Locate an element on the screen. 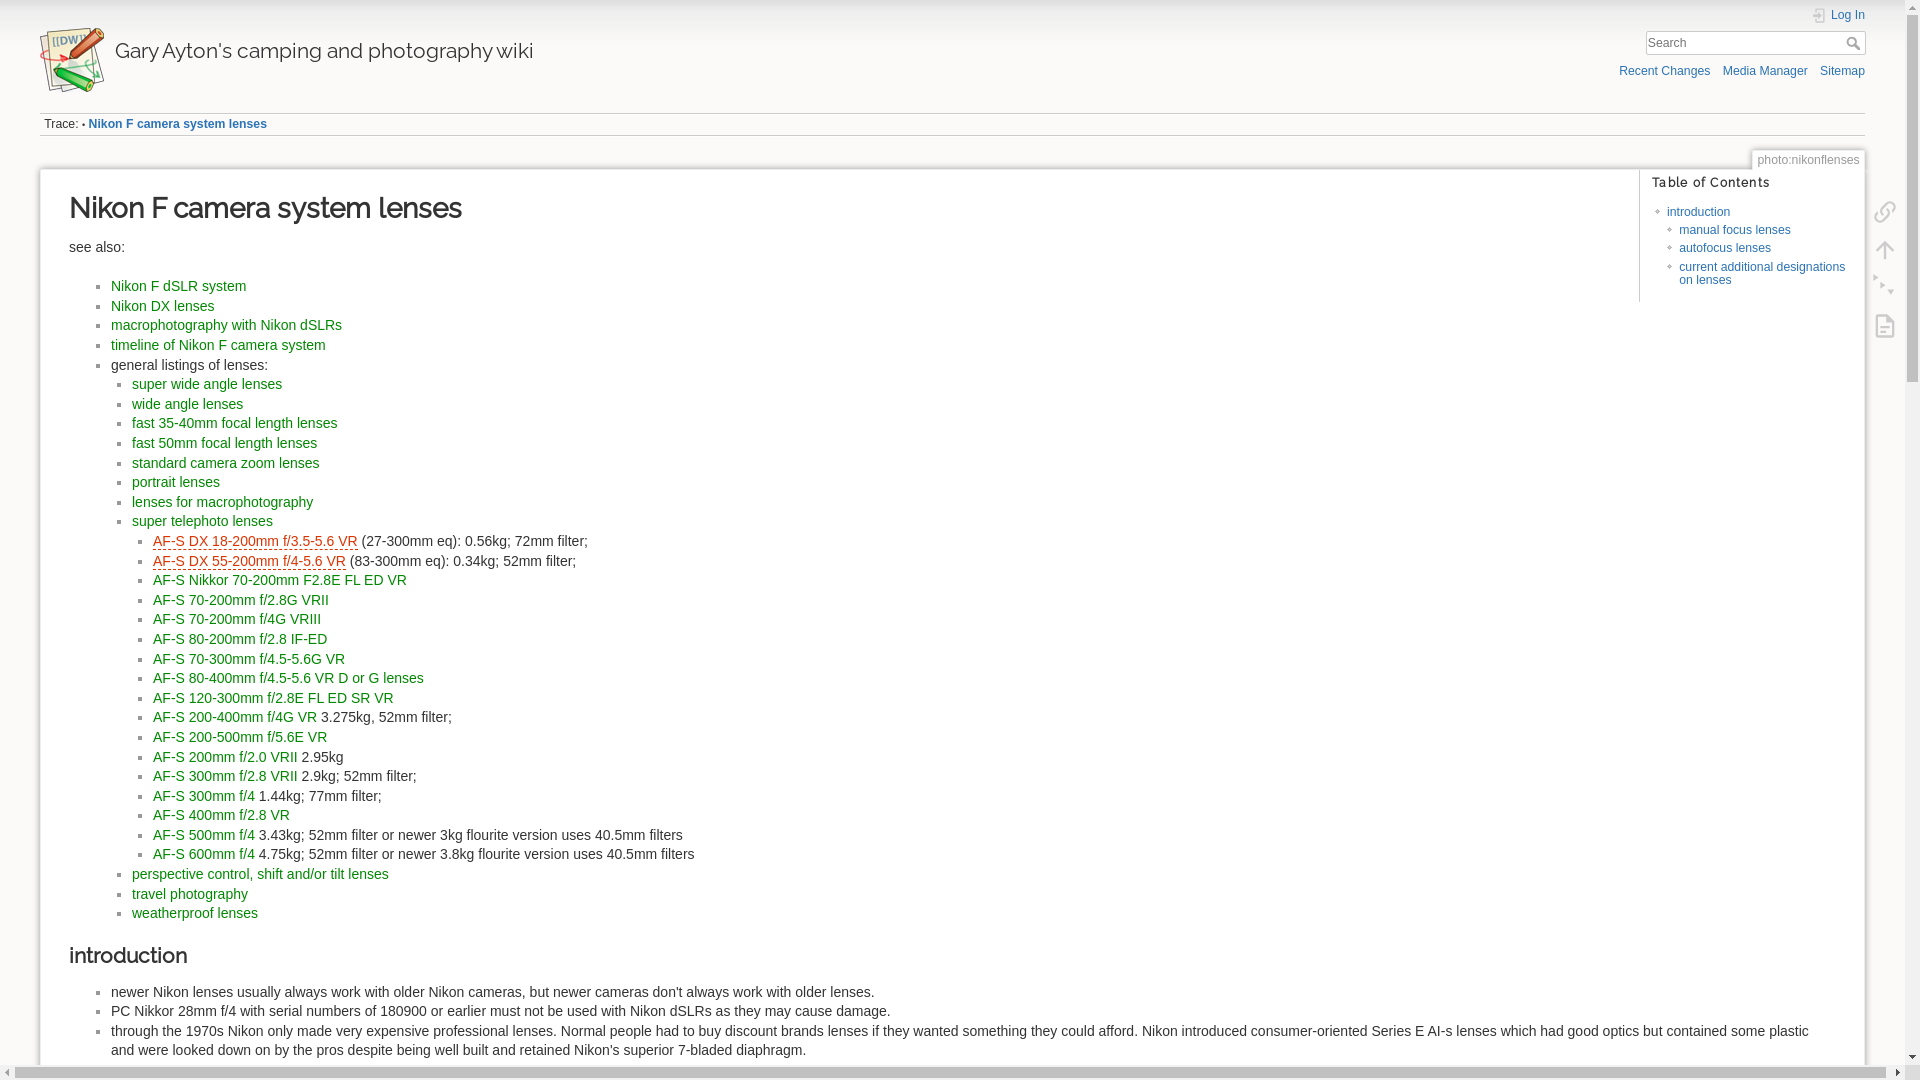 The image size is (1920, 1080). 'AF-S 400mm f/2.8 VR' is located at coordinates (221, 814).